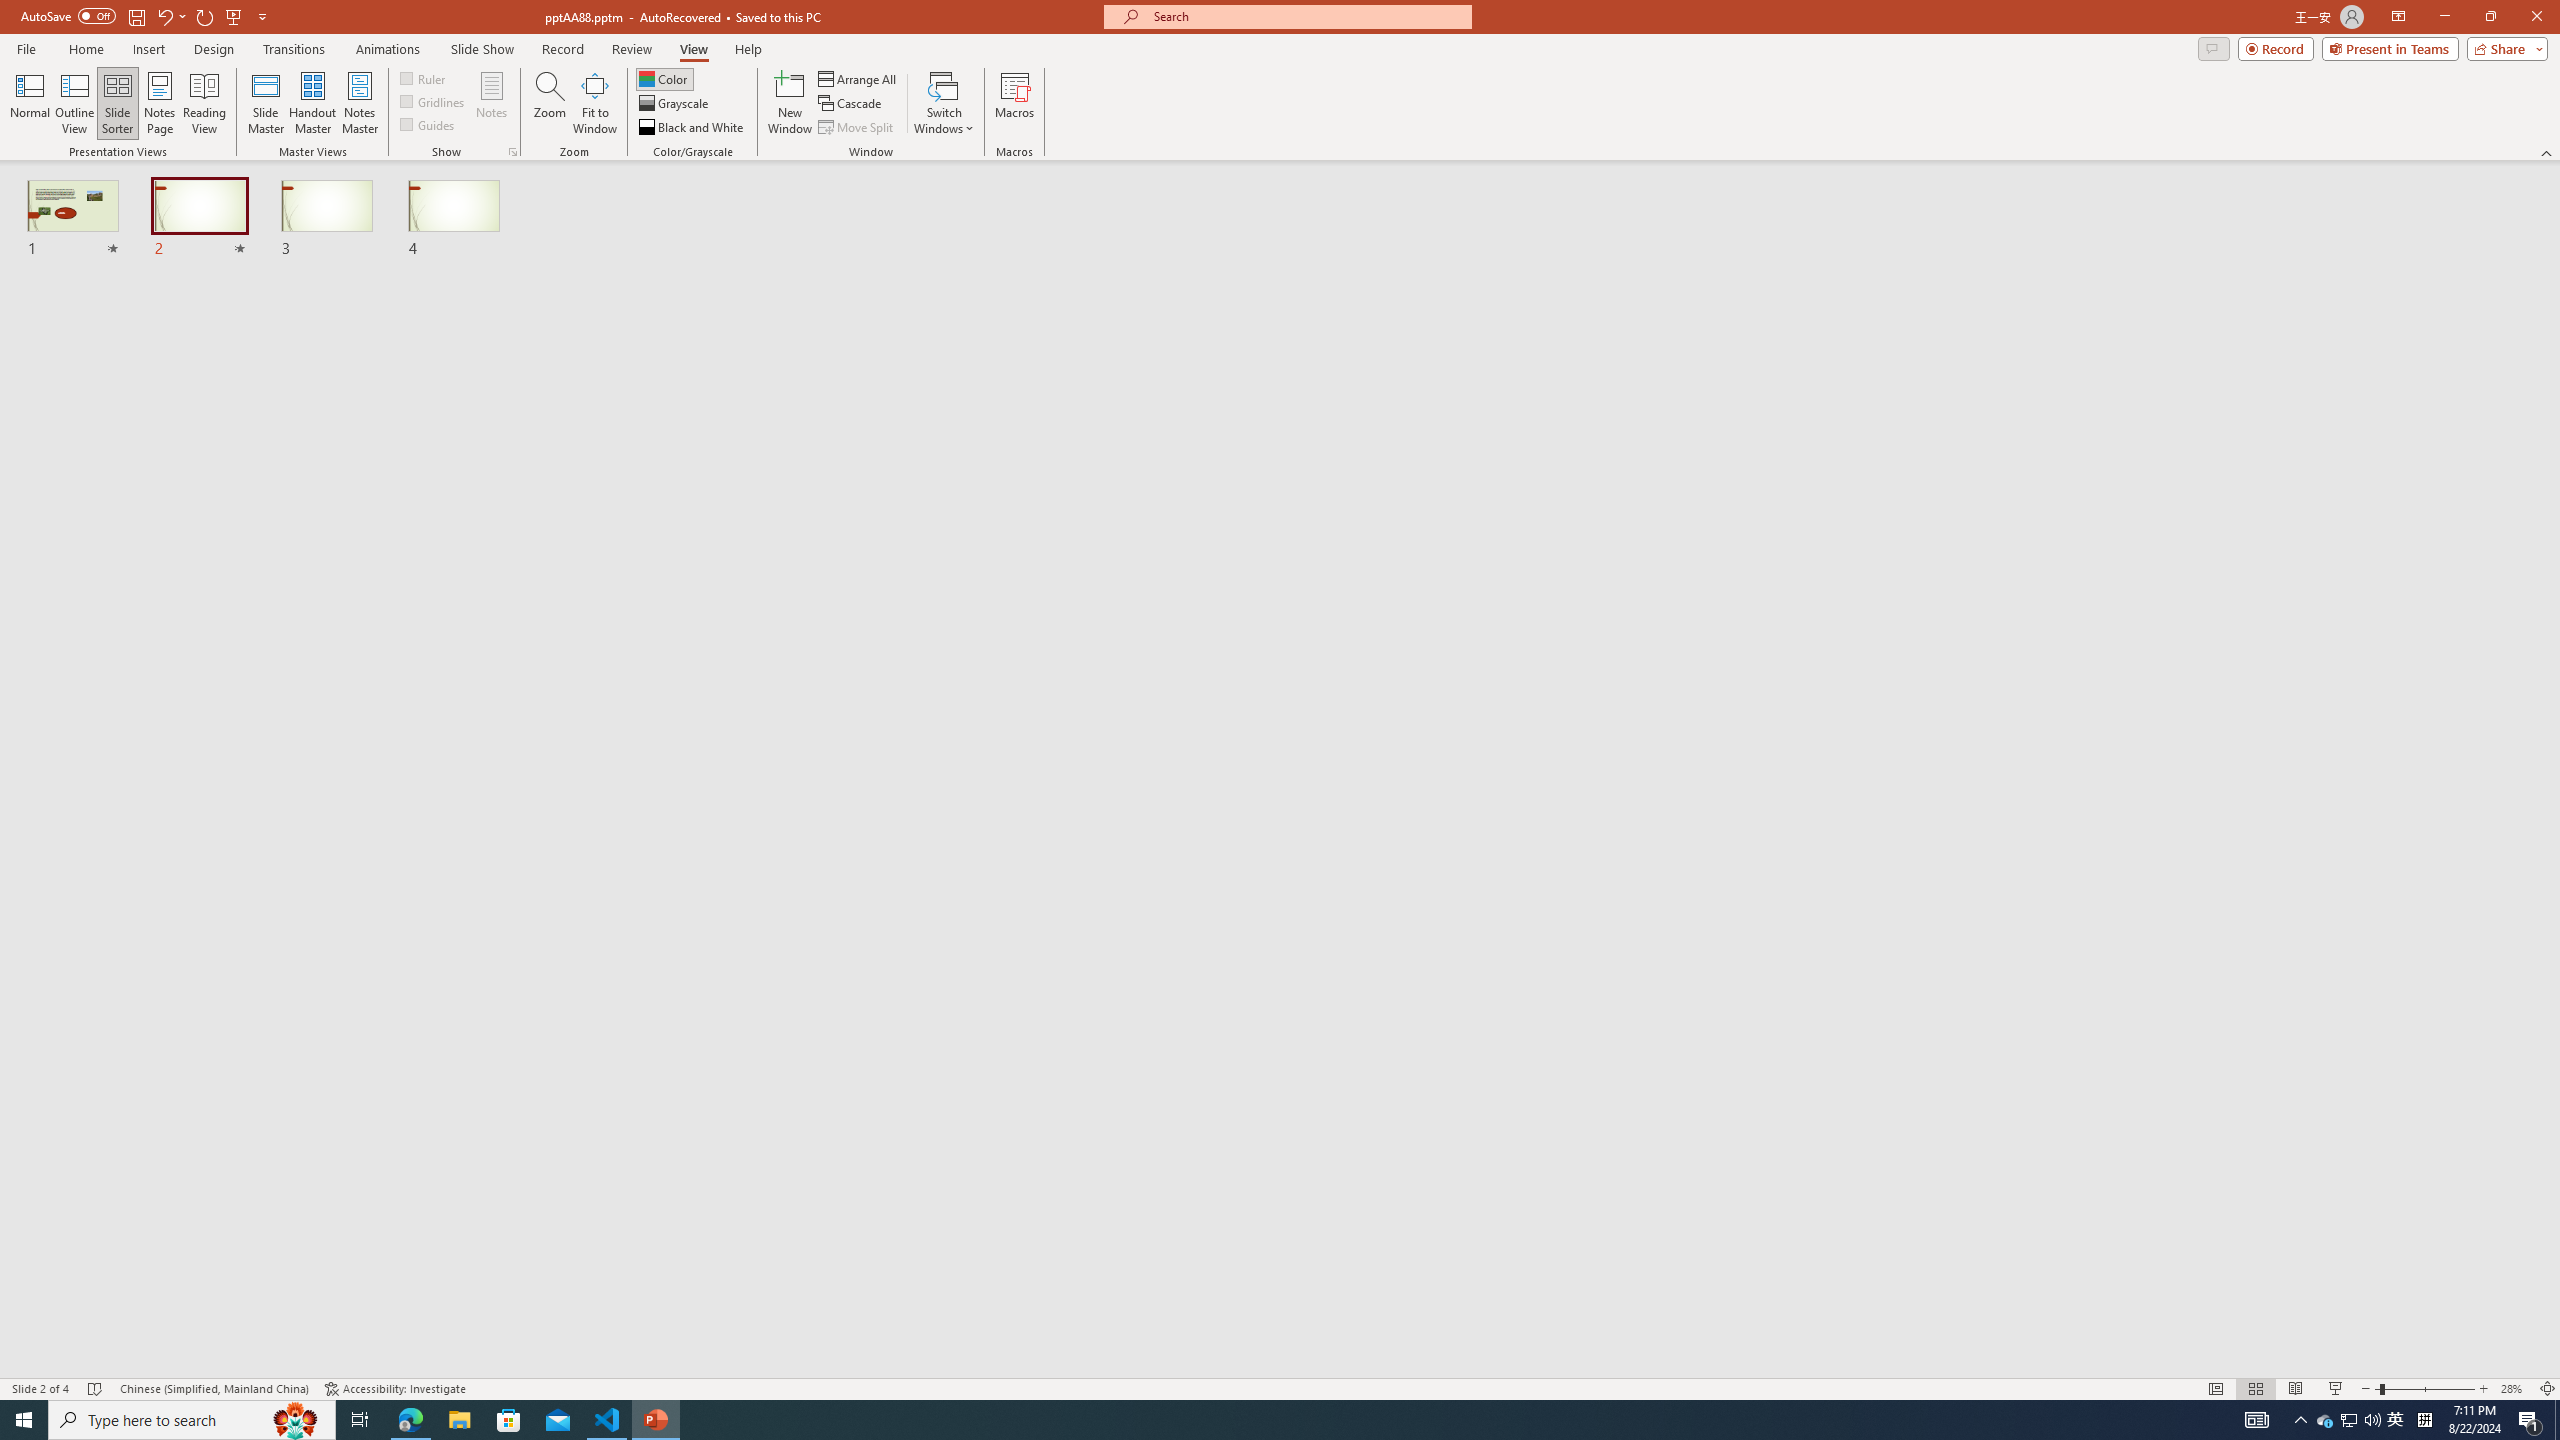  Describe the element at coordinates (74, 103) in the screenshot. I see `'Outline View'` at that location.